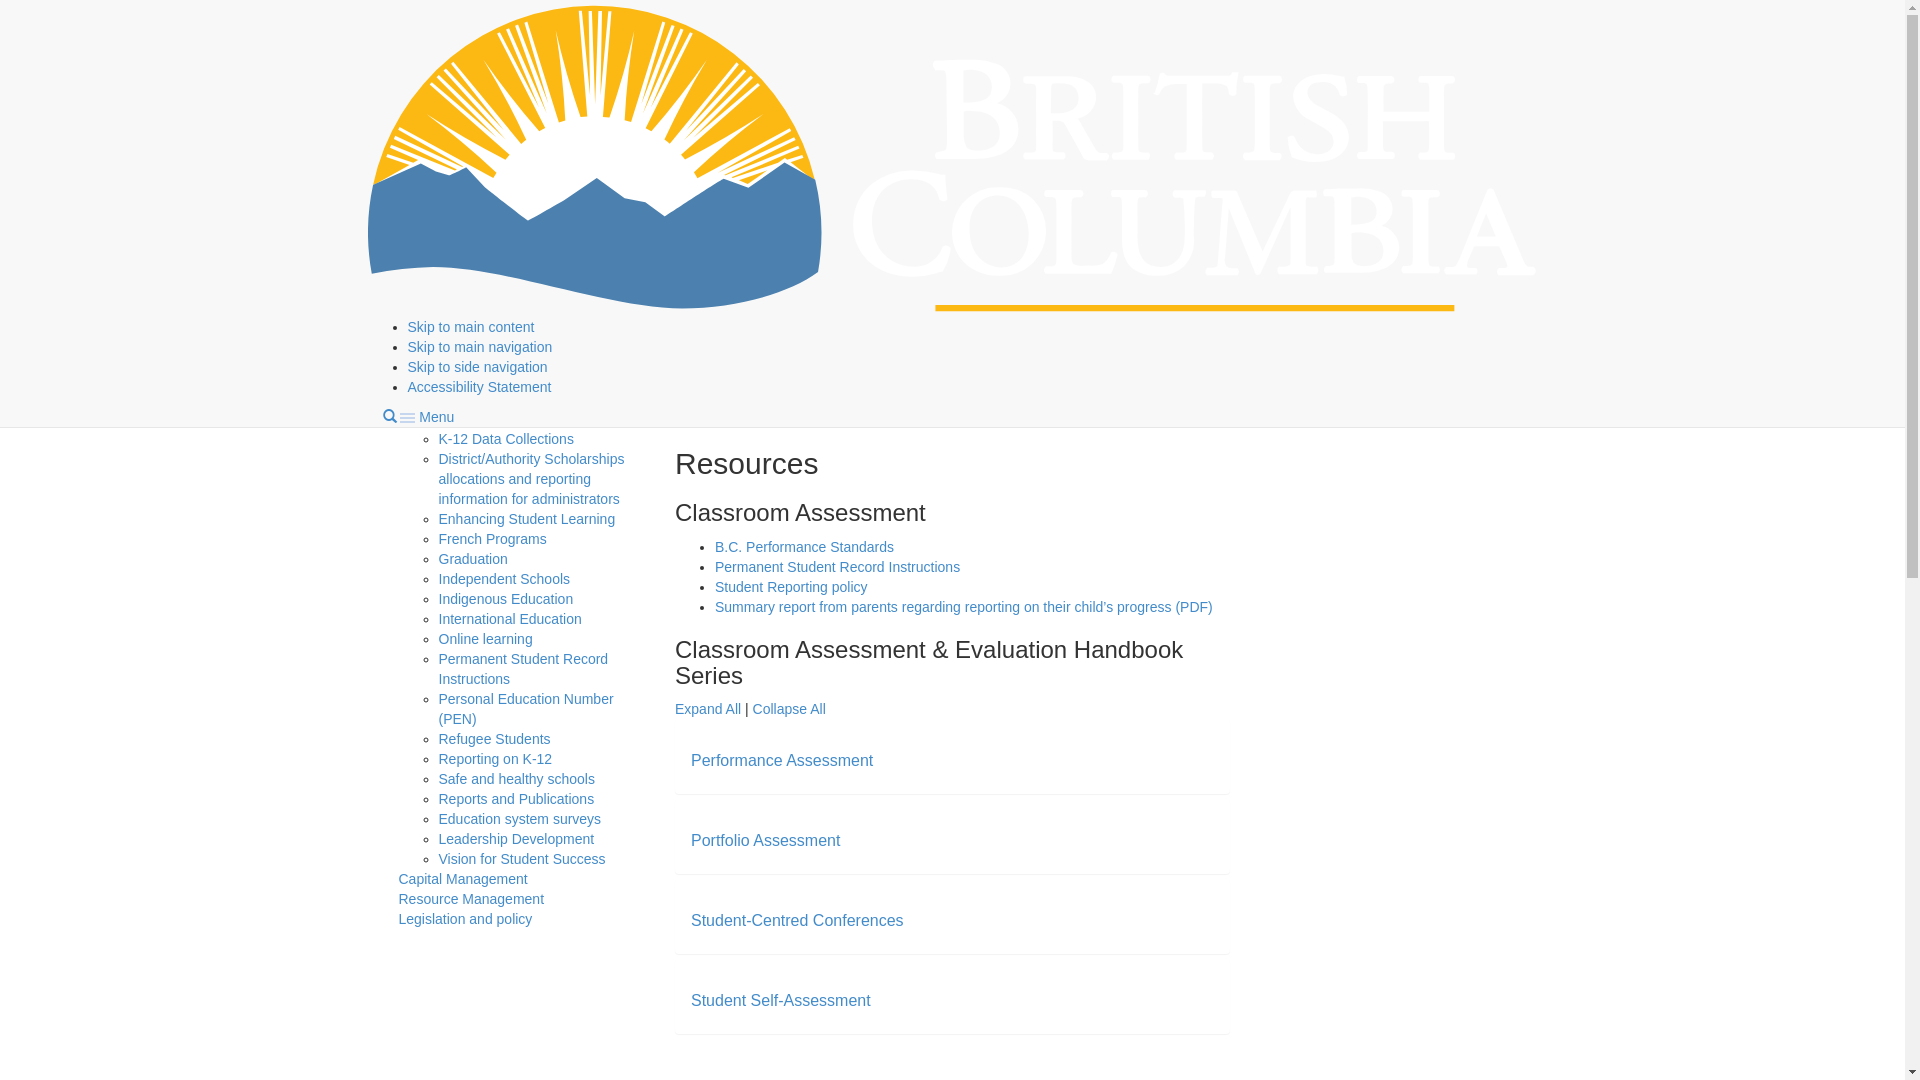 The width and height of the screenshot is (1920, 1080). Describe the element at coordinates (515, 839) in the screenshot. I see `'Leadership Development'` at that location.